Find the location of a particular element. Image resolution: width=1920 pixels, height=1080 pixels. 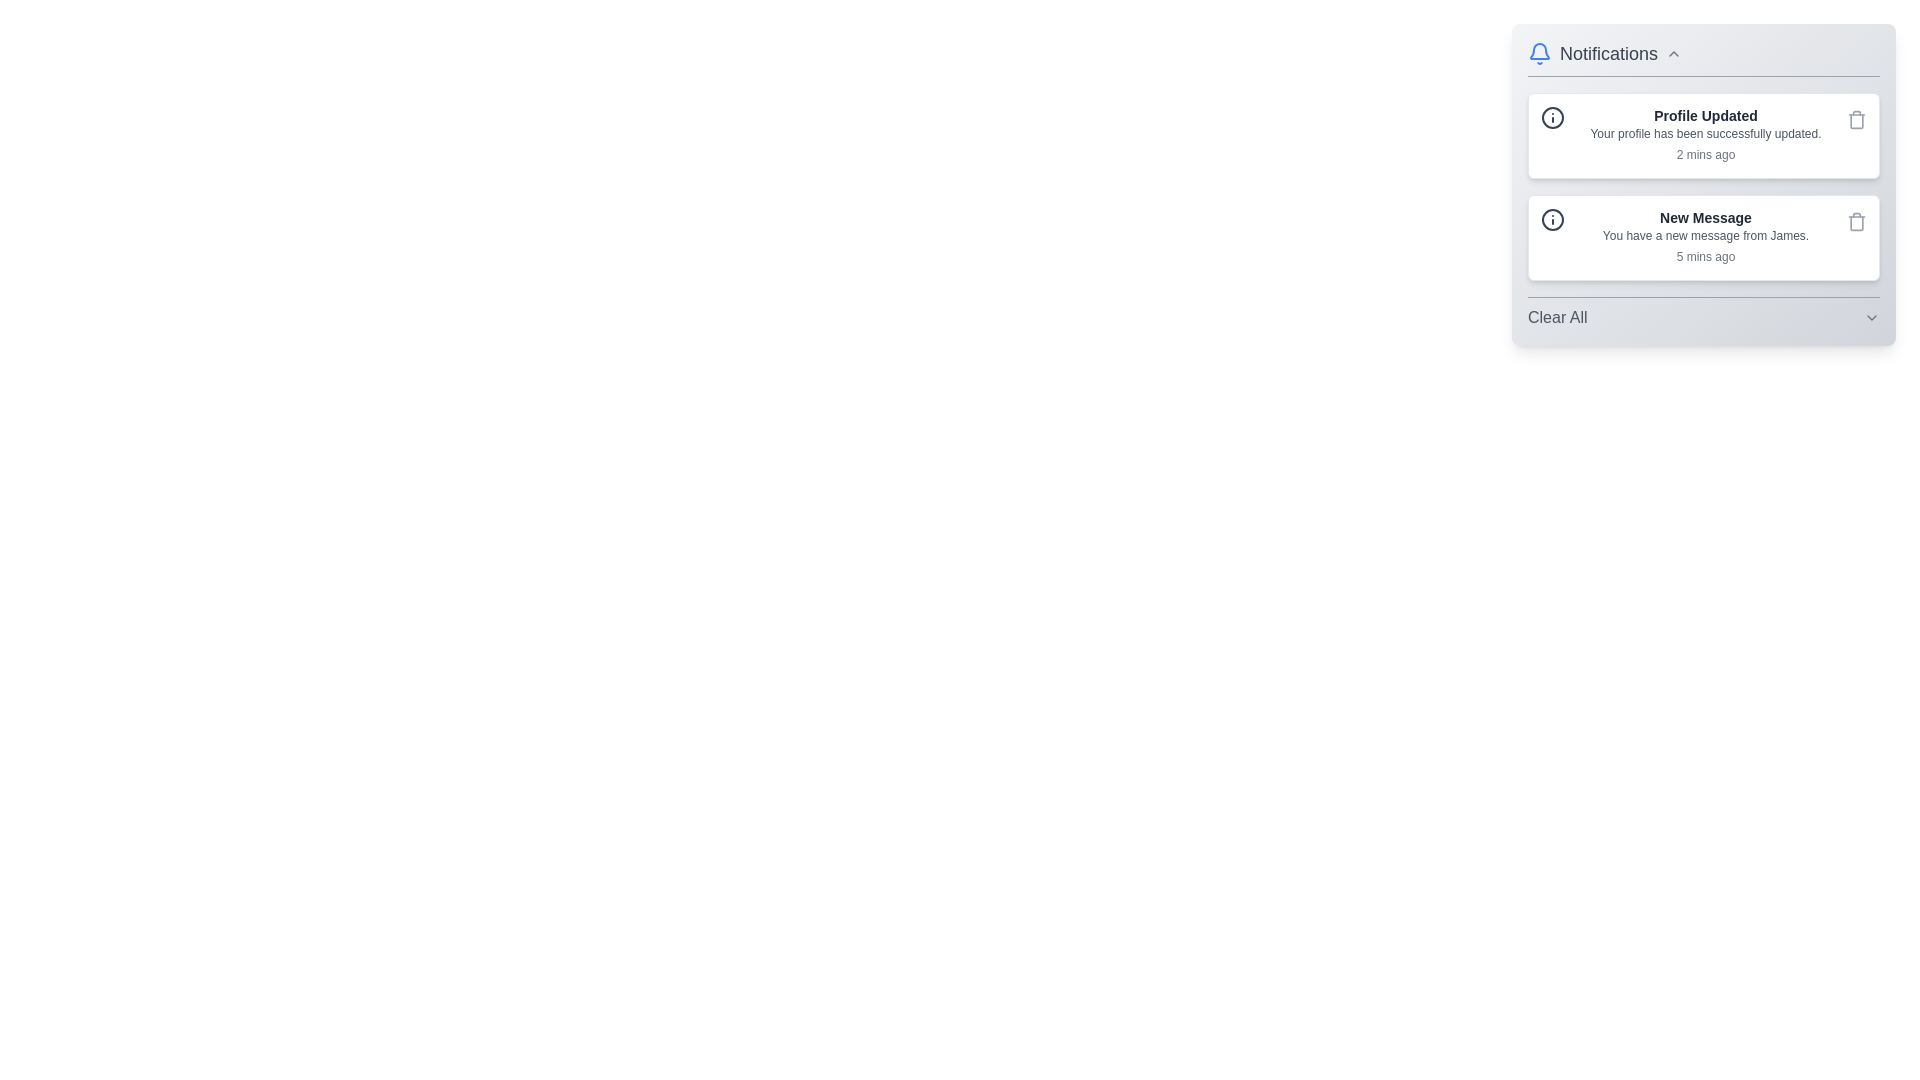

delete button for the notification titled 'New Message' is located at coordinates (1856, 222).